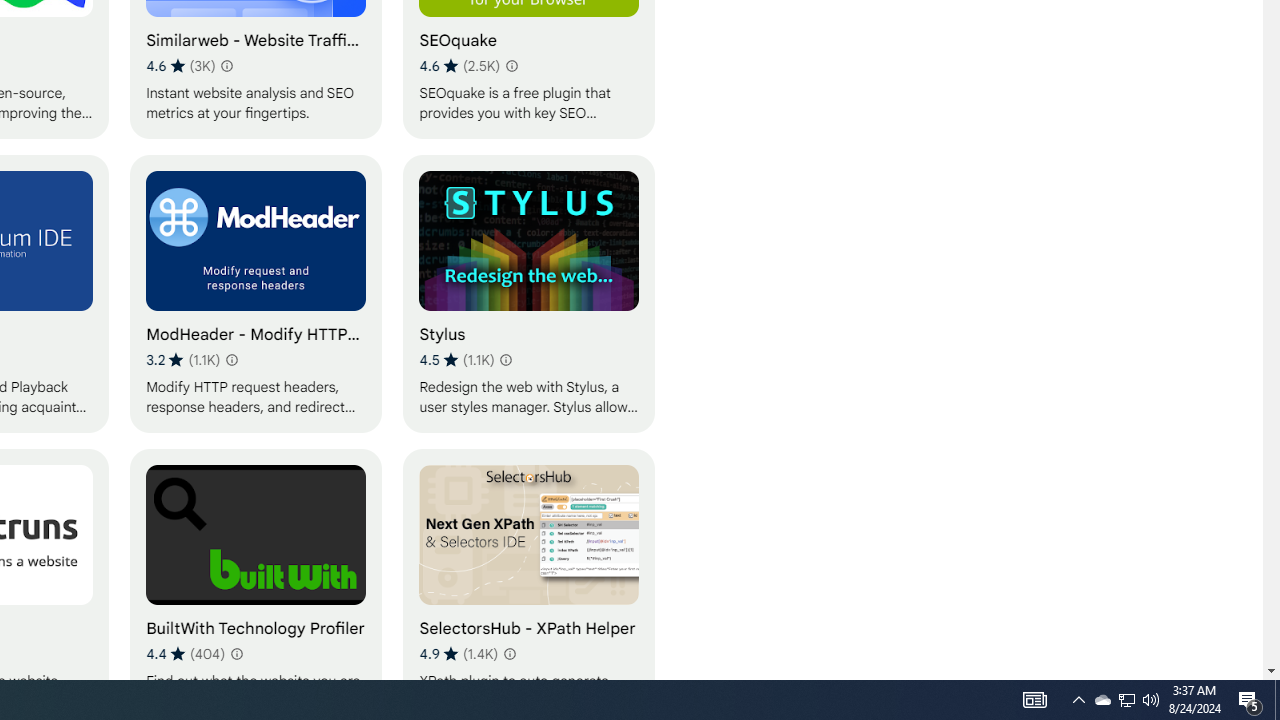 The height and width of the screenshot is (720, 1280). I want to click on 'Average rating 4.9 out of 5 stars. 1.4K ratings.', so click(457, 653).